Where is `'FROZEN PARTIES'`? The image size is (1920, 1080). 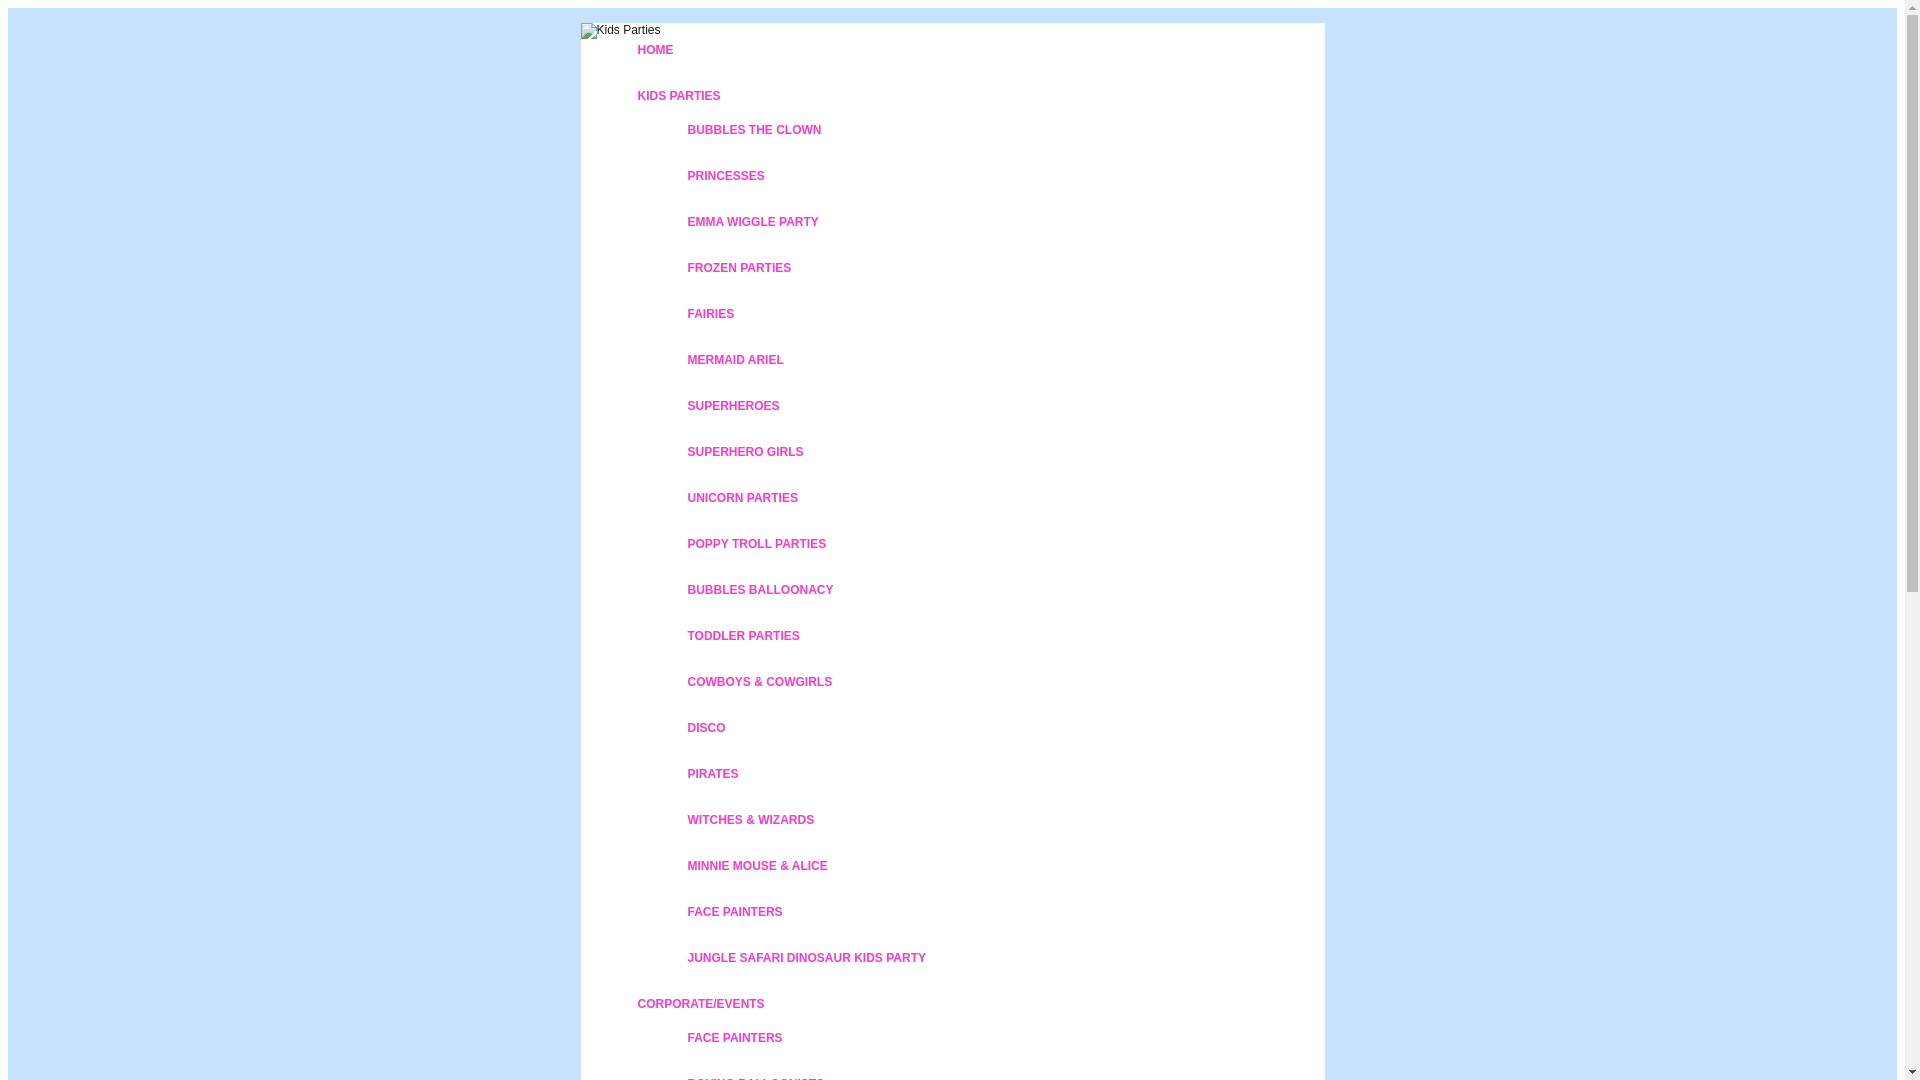
'FROZEN PARTIES' is located at coordinates (680, 266).